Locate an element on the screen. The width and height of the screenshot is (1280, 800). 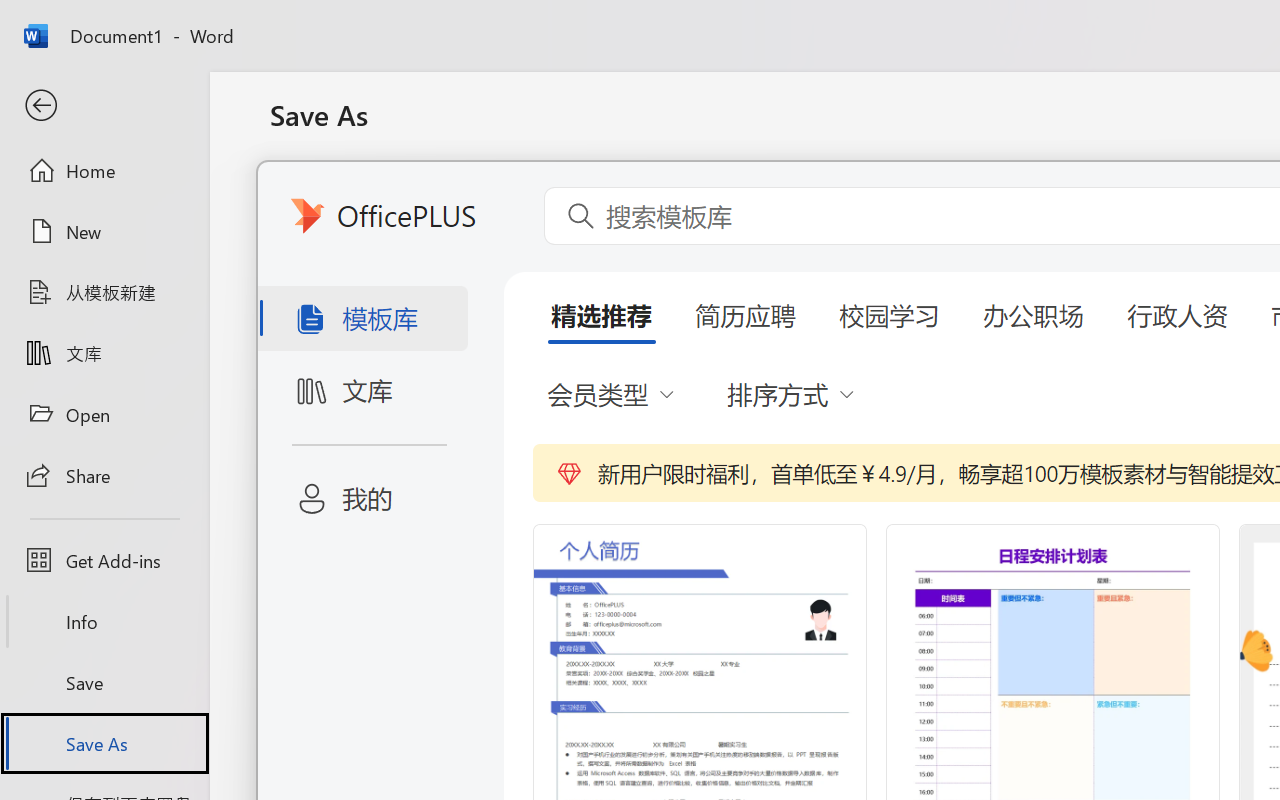
'Save As' is located at coordinates (103, 743).